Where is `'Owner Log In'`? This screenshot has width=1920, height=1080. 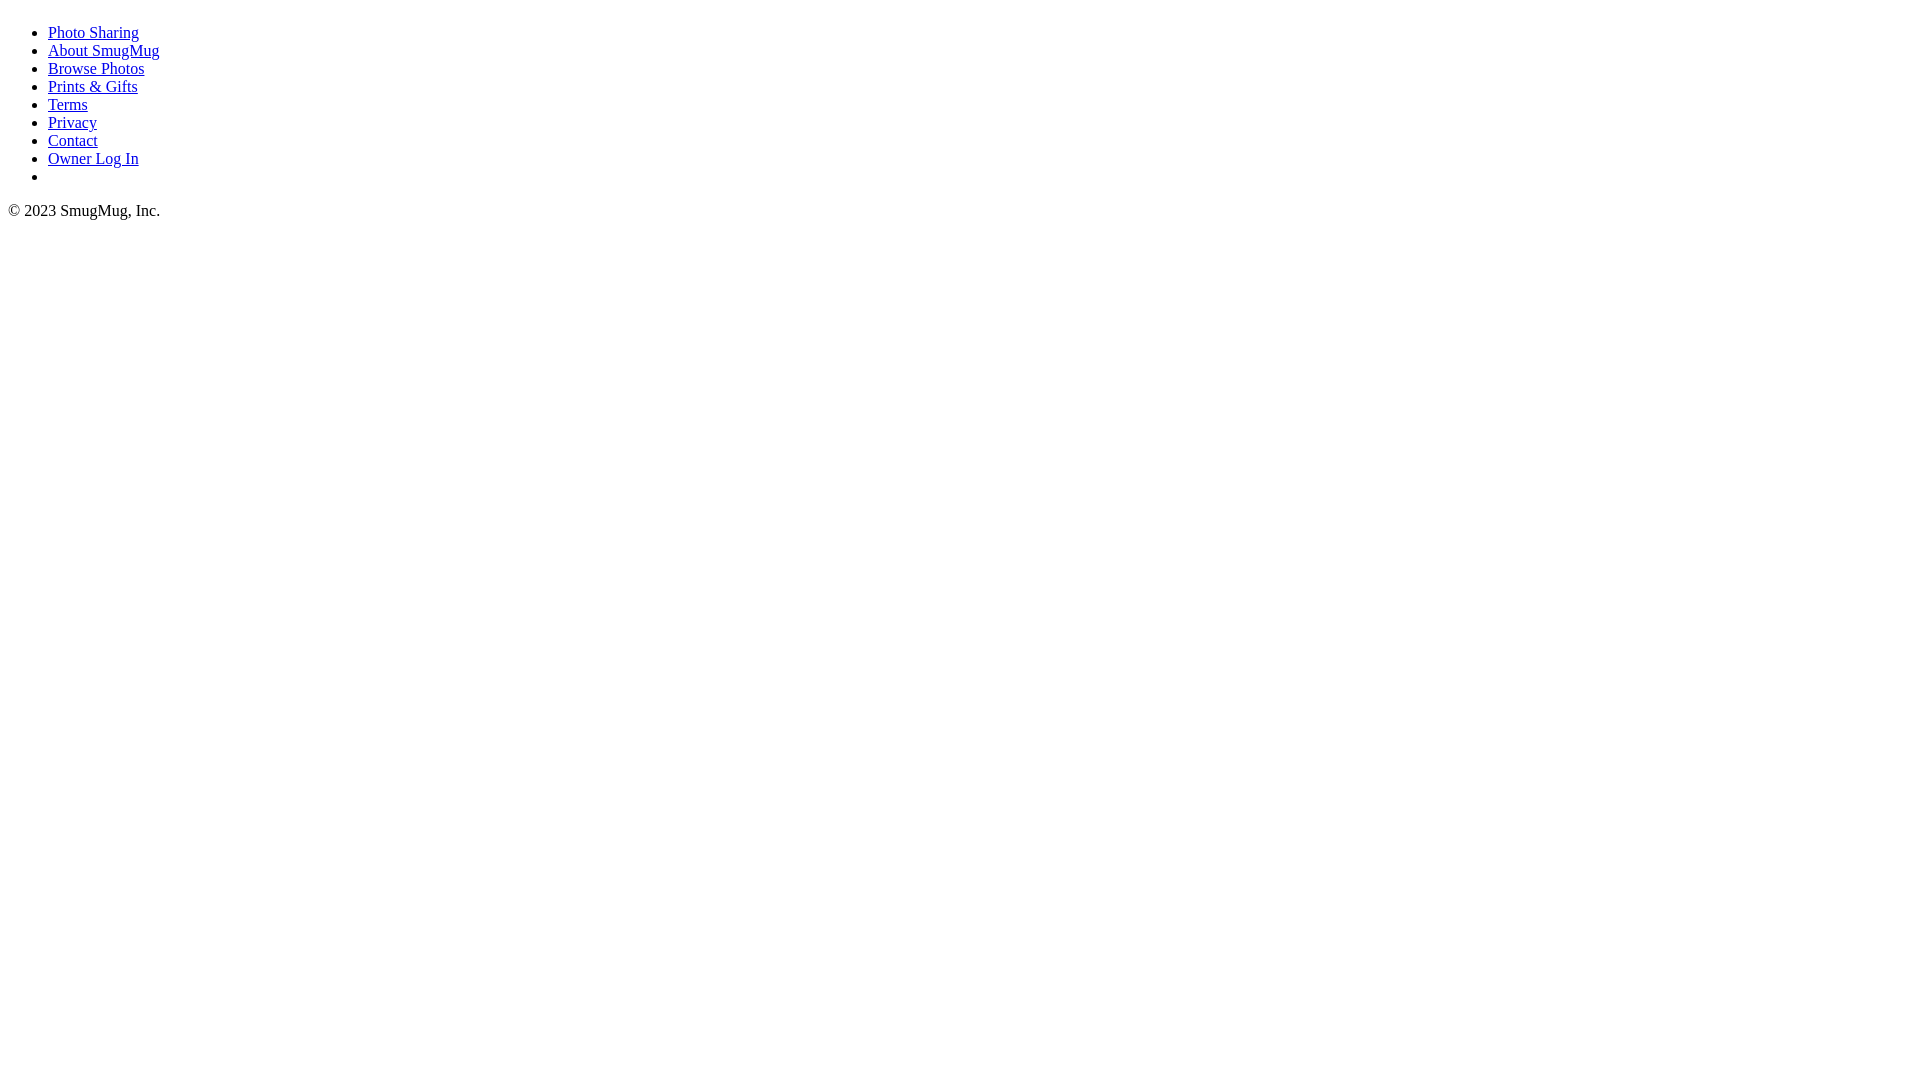 'Owner Log In' is located at coordinates (48, 157).